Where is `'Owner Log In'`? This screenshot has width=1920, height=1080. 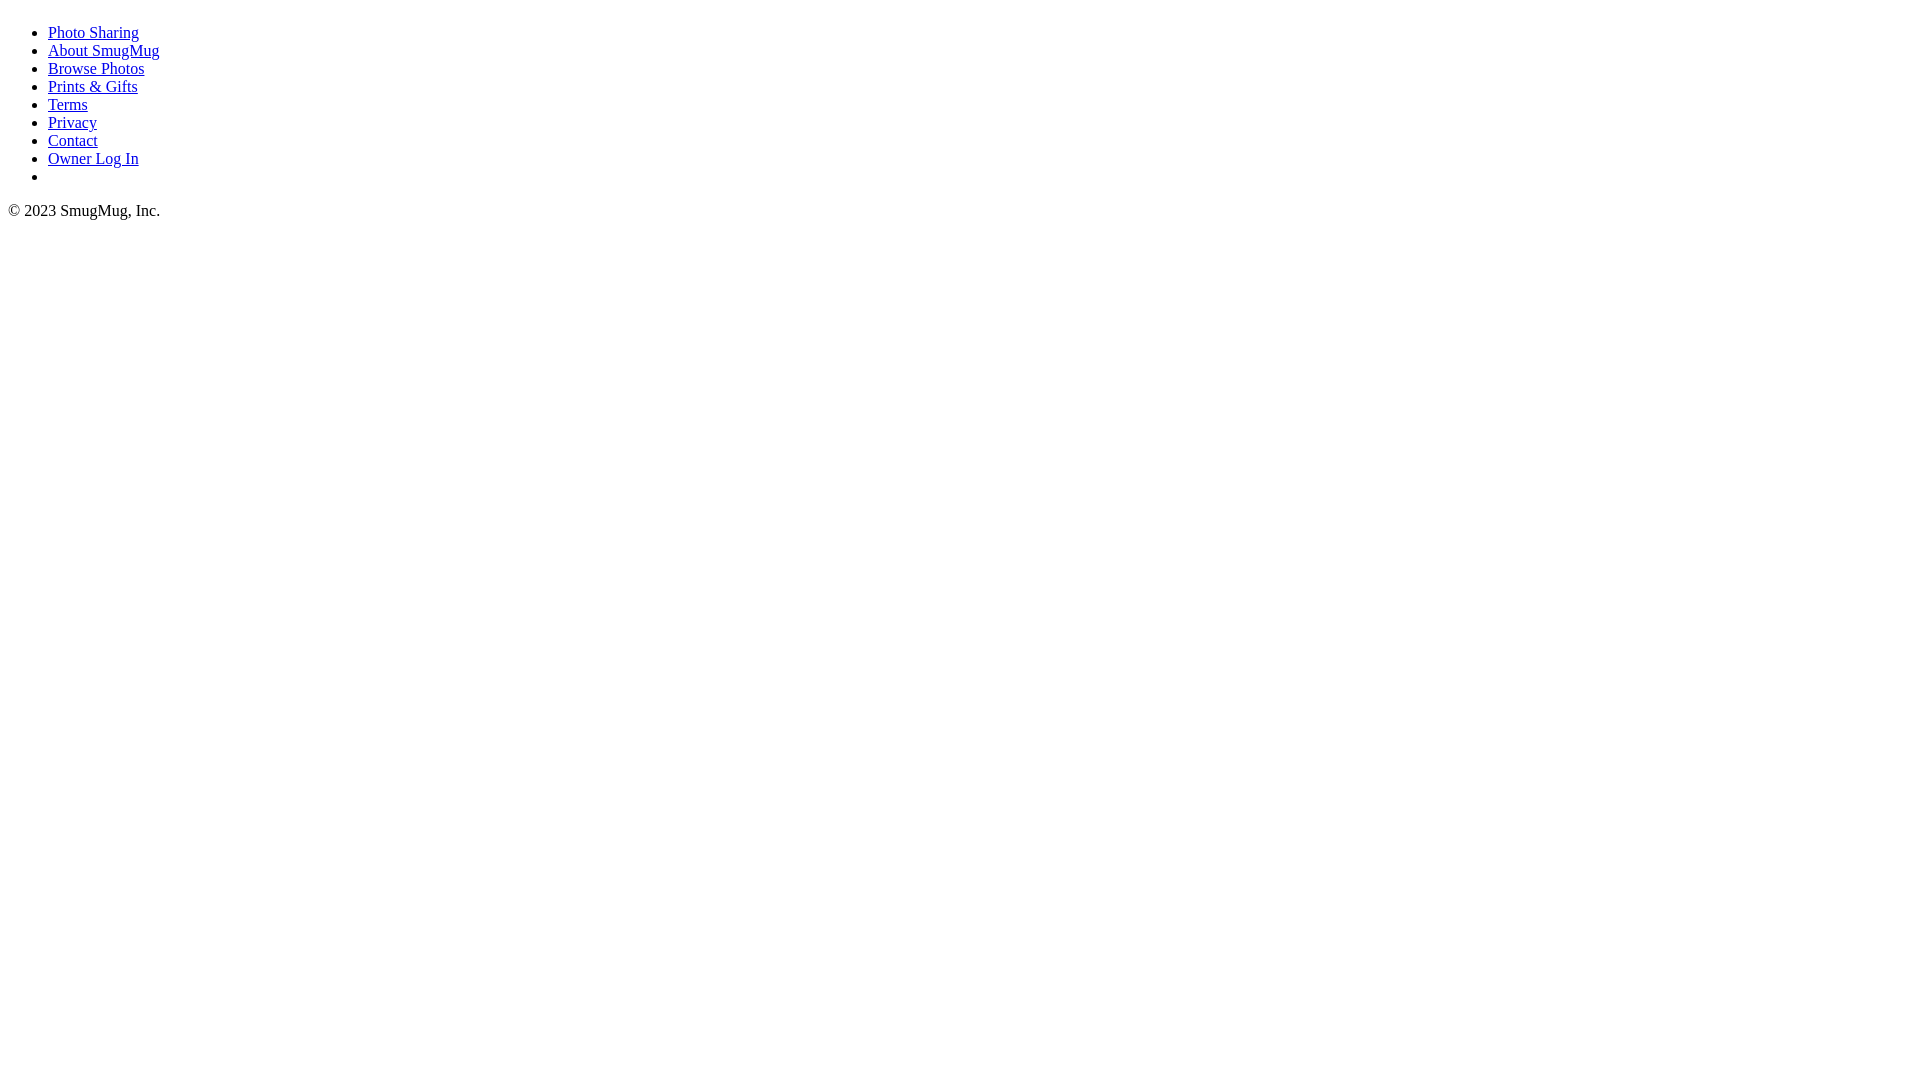 'Owner Log In' is located at coordinates (48, 157).